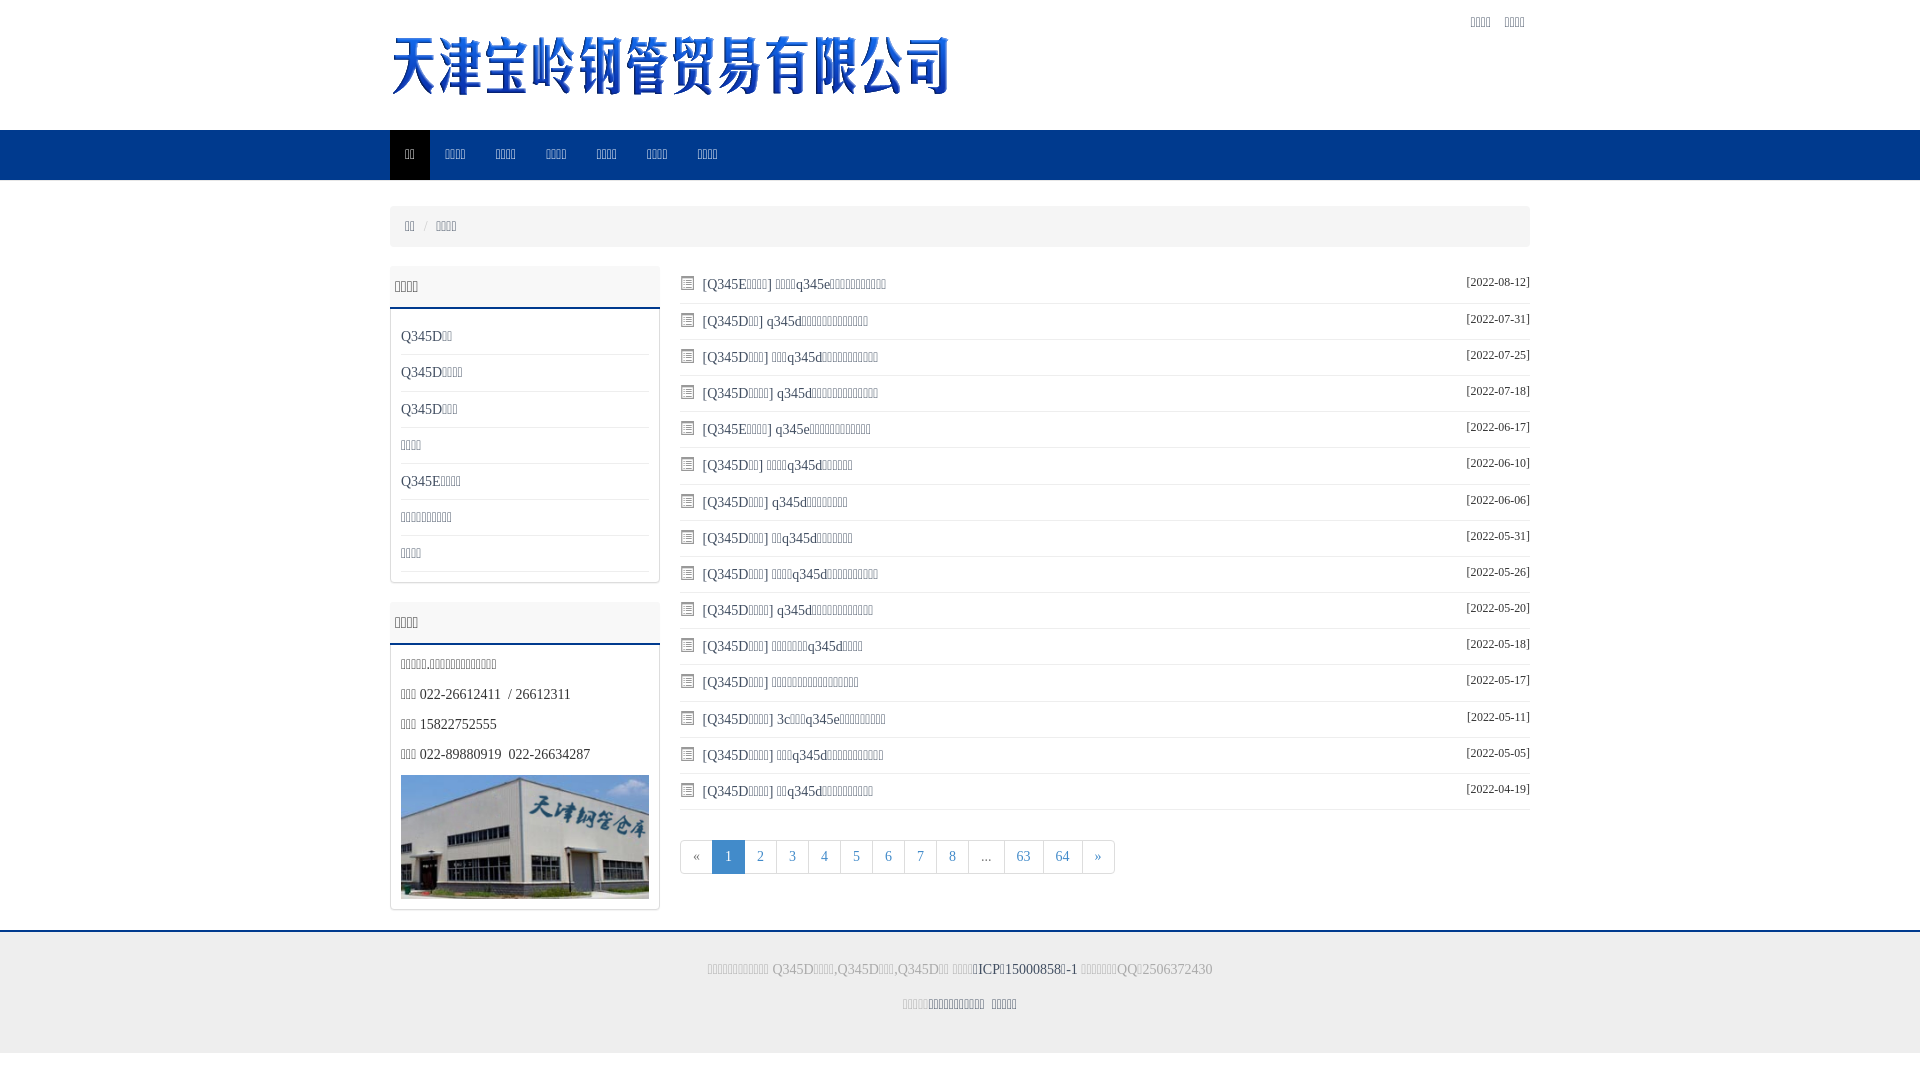 The width and height of the screenshot is (1920, 1080). Describe the element at coordinates (759, 855) in the screenshot. I see `'2'` at that location.